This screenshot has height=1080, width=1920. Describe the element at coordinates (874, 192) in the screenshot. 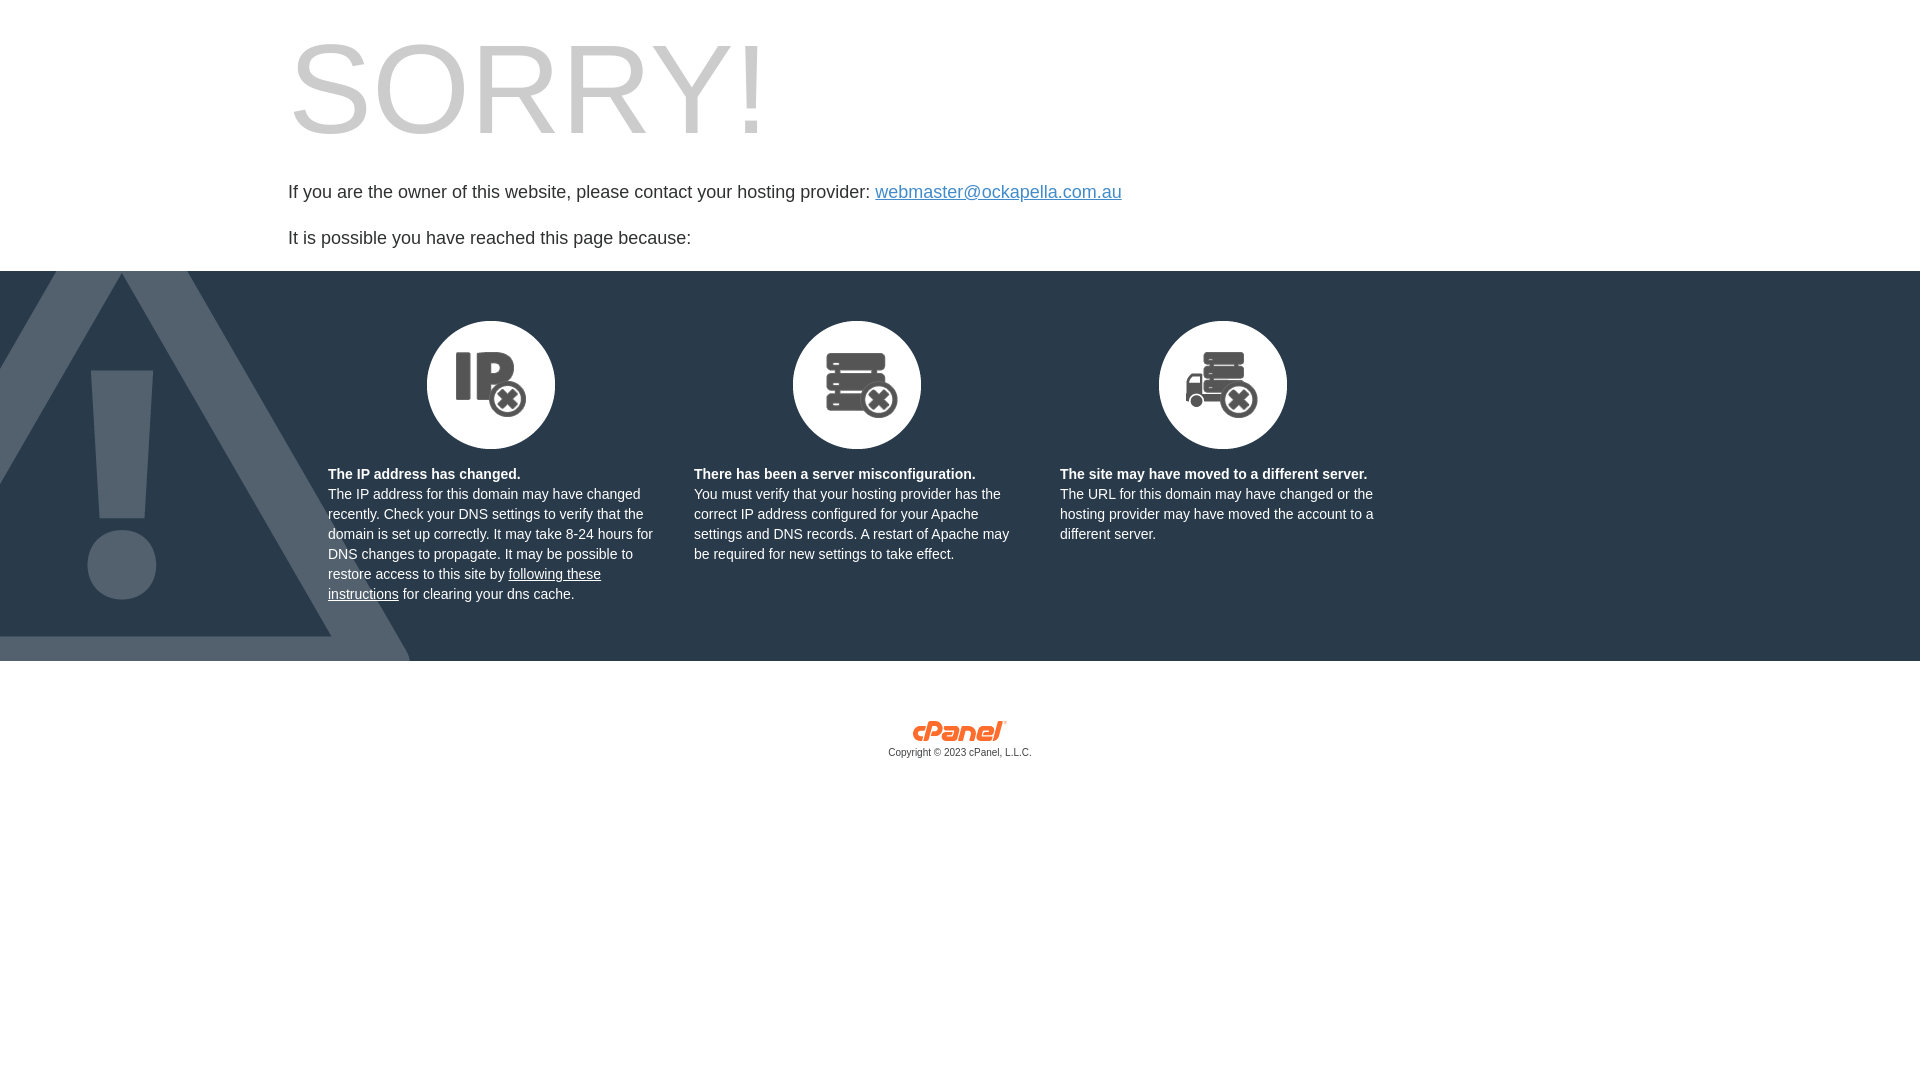

I see `'webmaster@ockapella.com.au'` at that location.